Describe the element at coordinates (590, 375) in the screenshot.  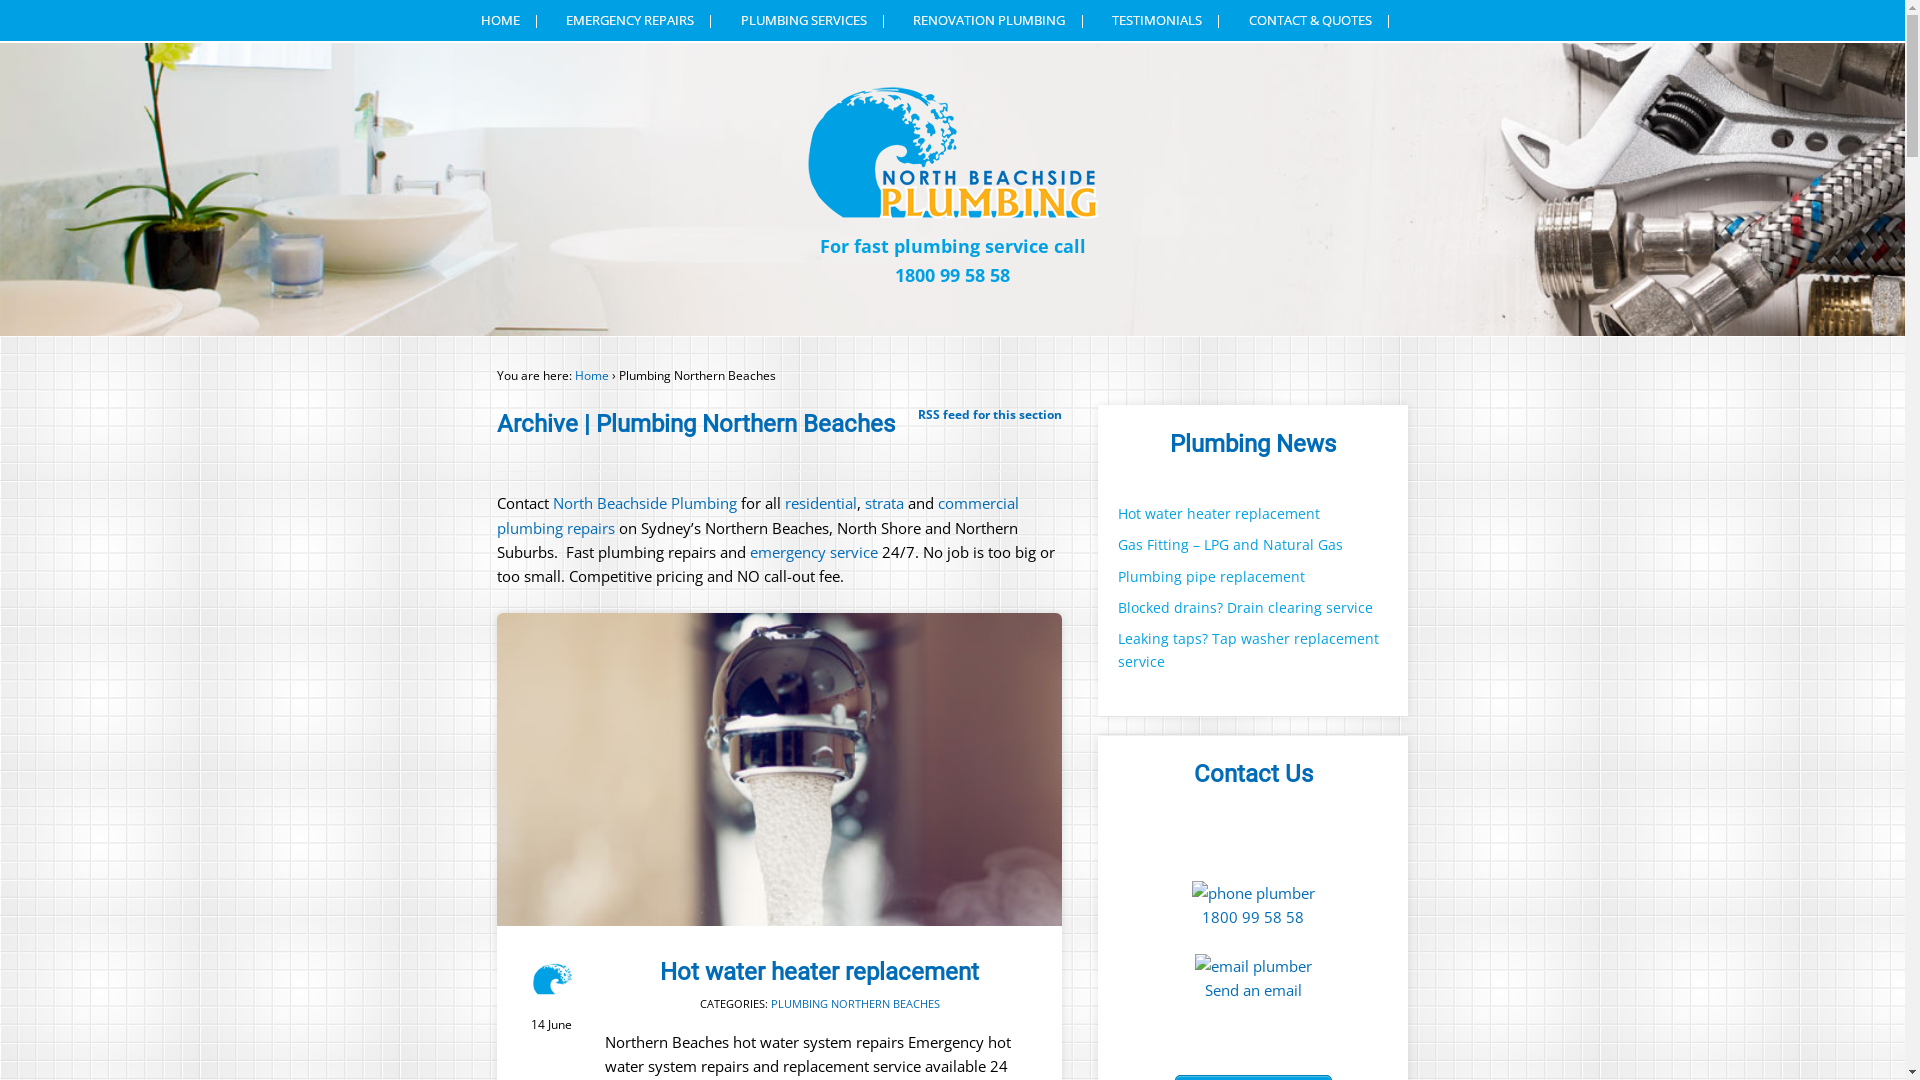
I see `'Home'` at that location.